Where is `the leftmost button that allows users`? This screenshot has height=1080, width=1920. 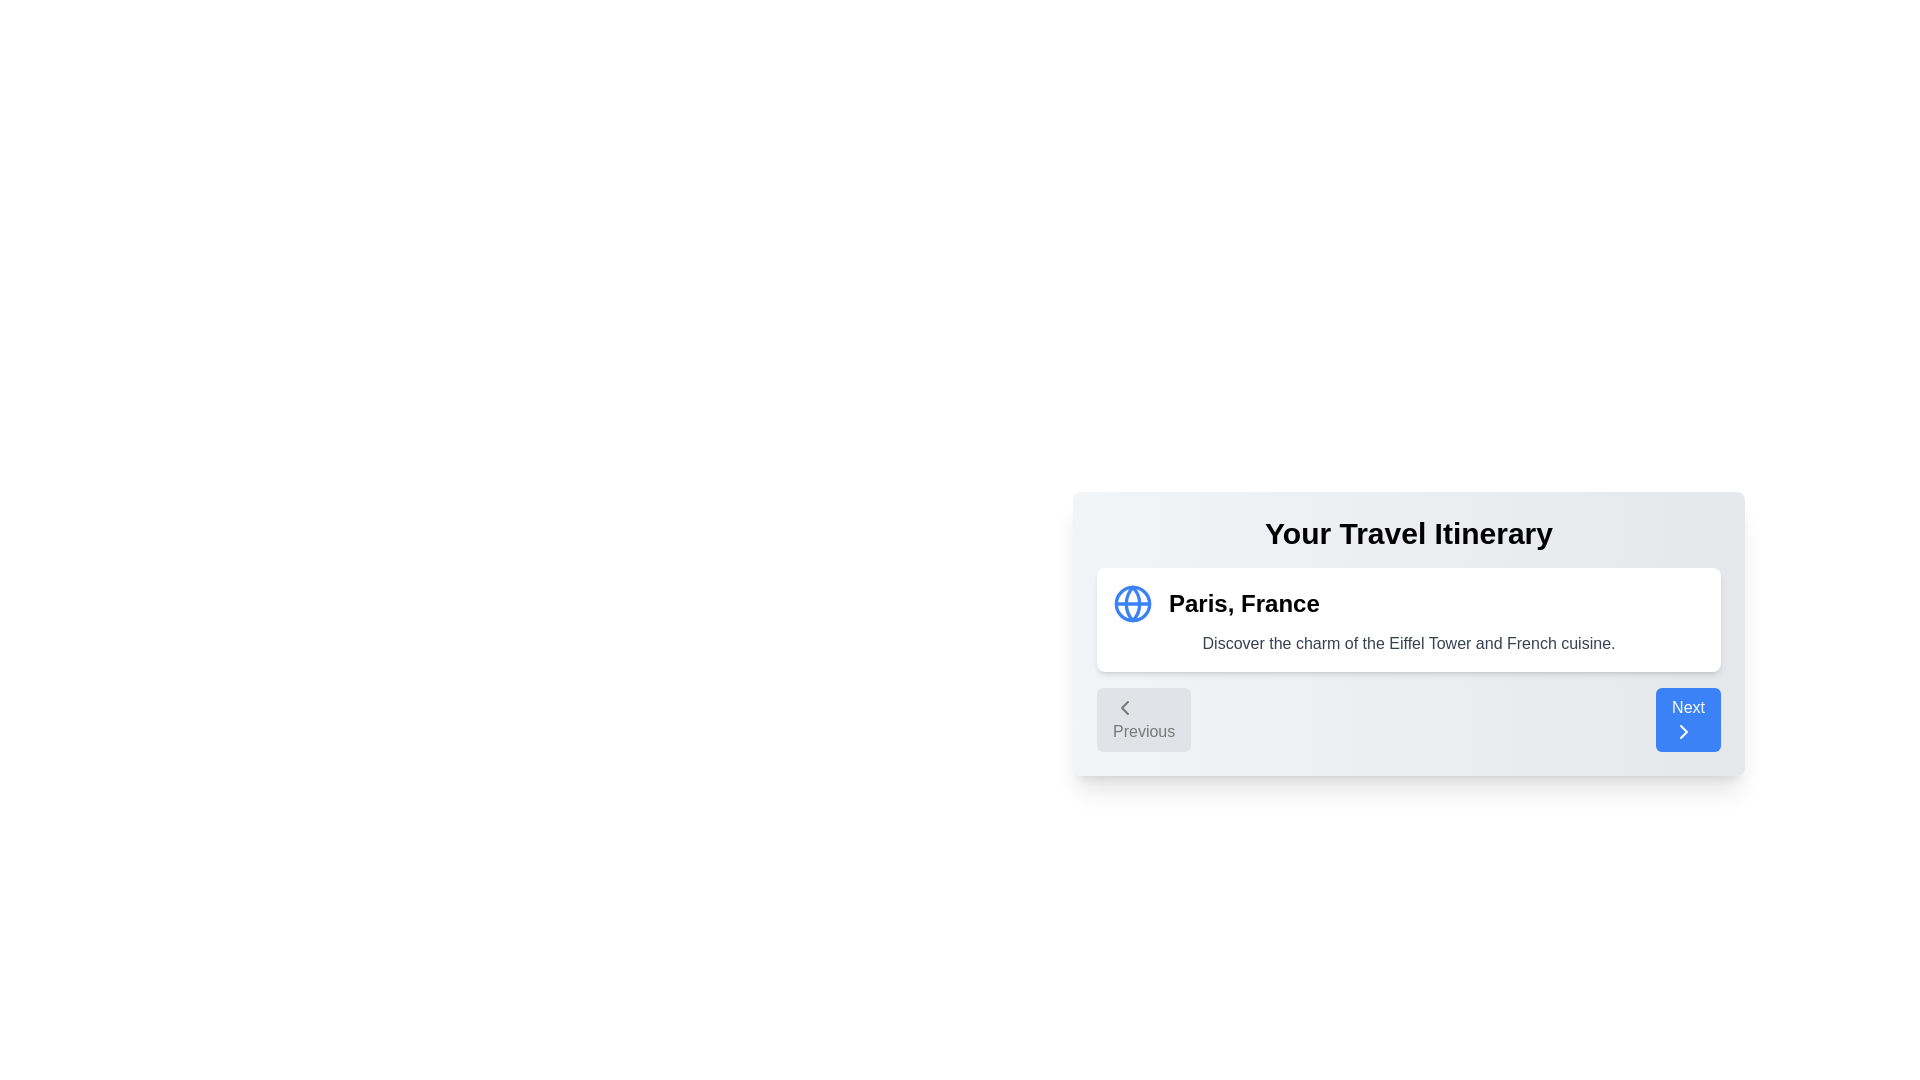 the leftmost button that allows users is located at coordinates (1143, 720).